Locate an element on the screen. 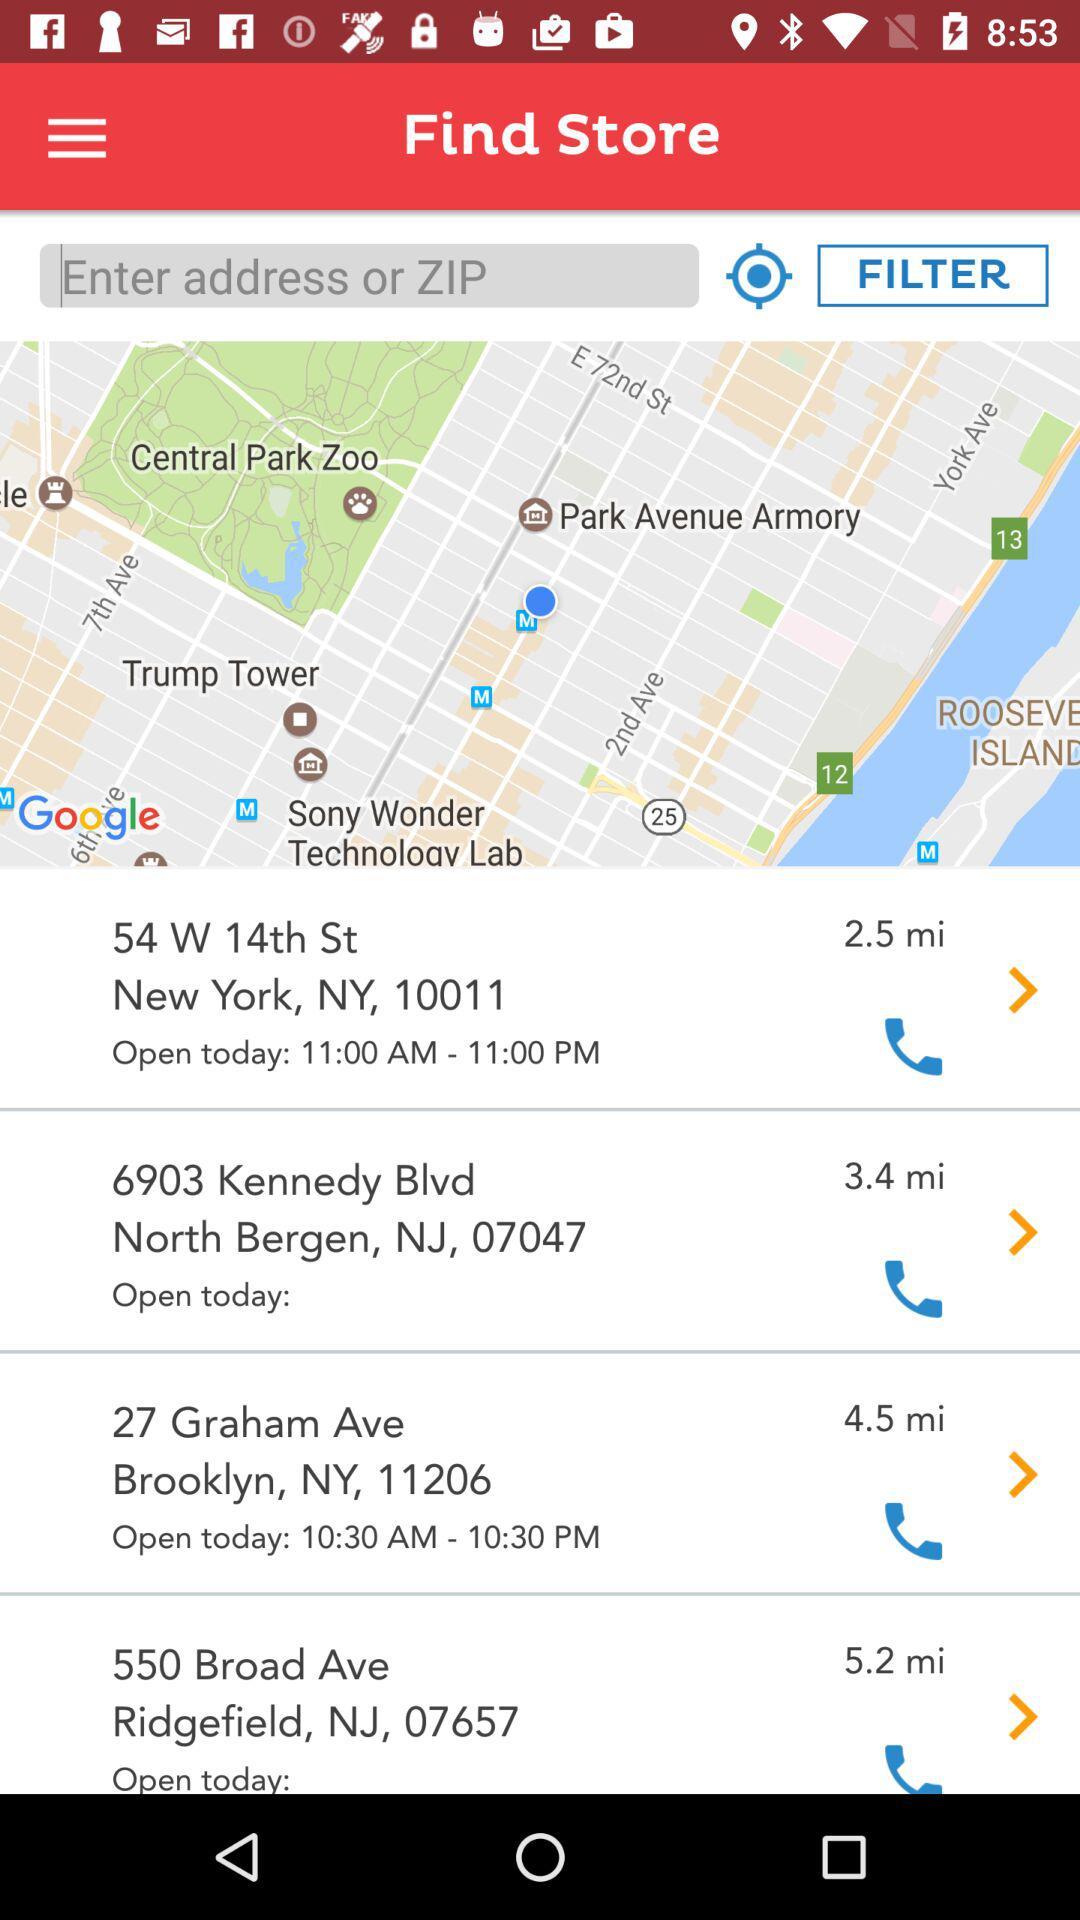 The width and height of the screenshot is (1080, 1920). gps location is located at coordinates (758, 274).